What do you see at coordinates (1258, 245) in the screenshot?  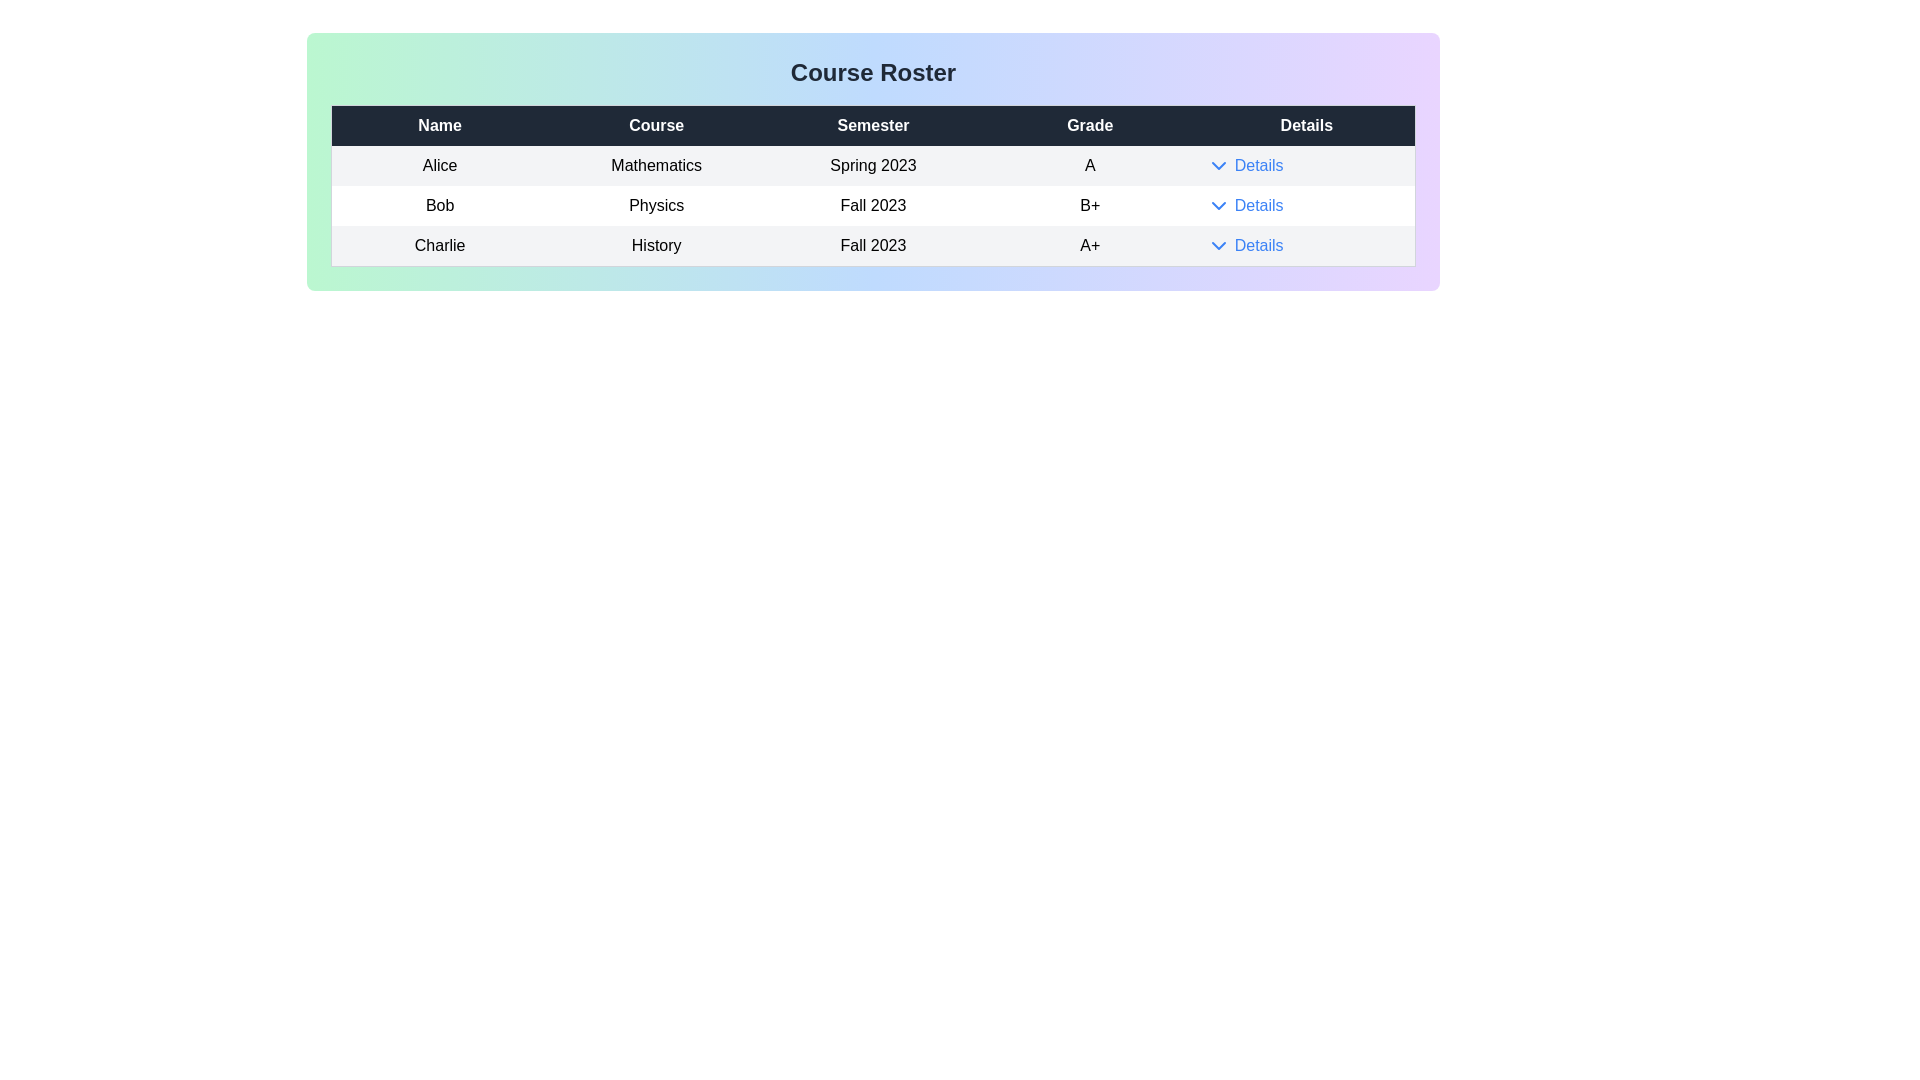 I see `the 'Details' text link in blue color located in the third row of the table to observe the hover effect` at bounding box center [1258, 245].